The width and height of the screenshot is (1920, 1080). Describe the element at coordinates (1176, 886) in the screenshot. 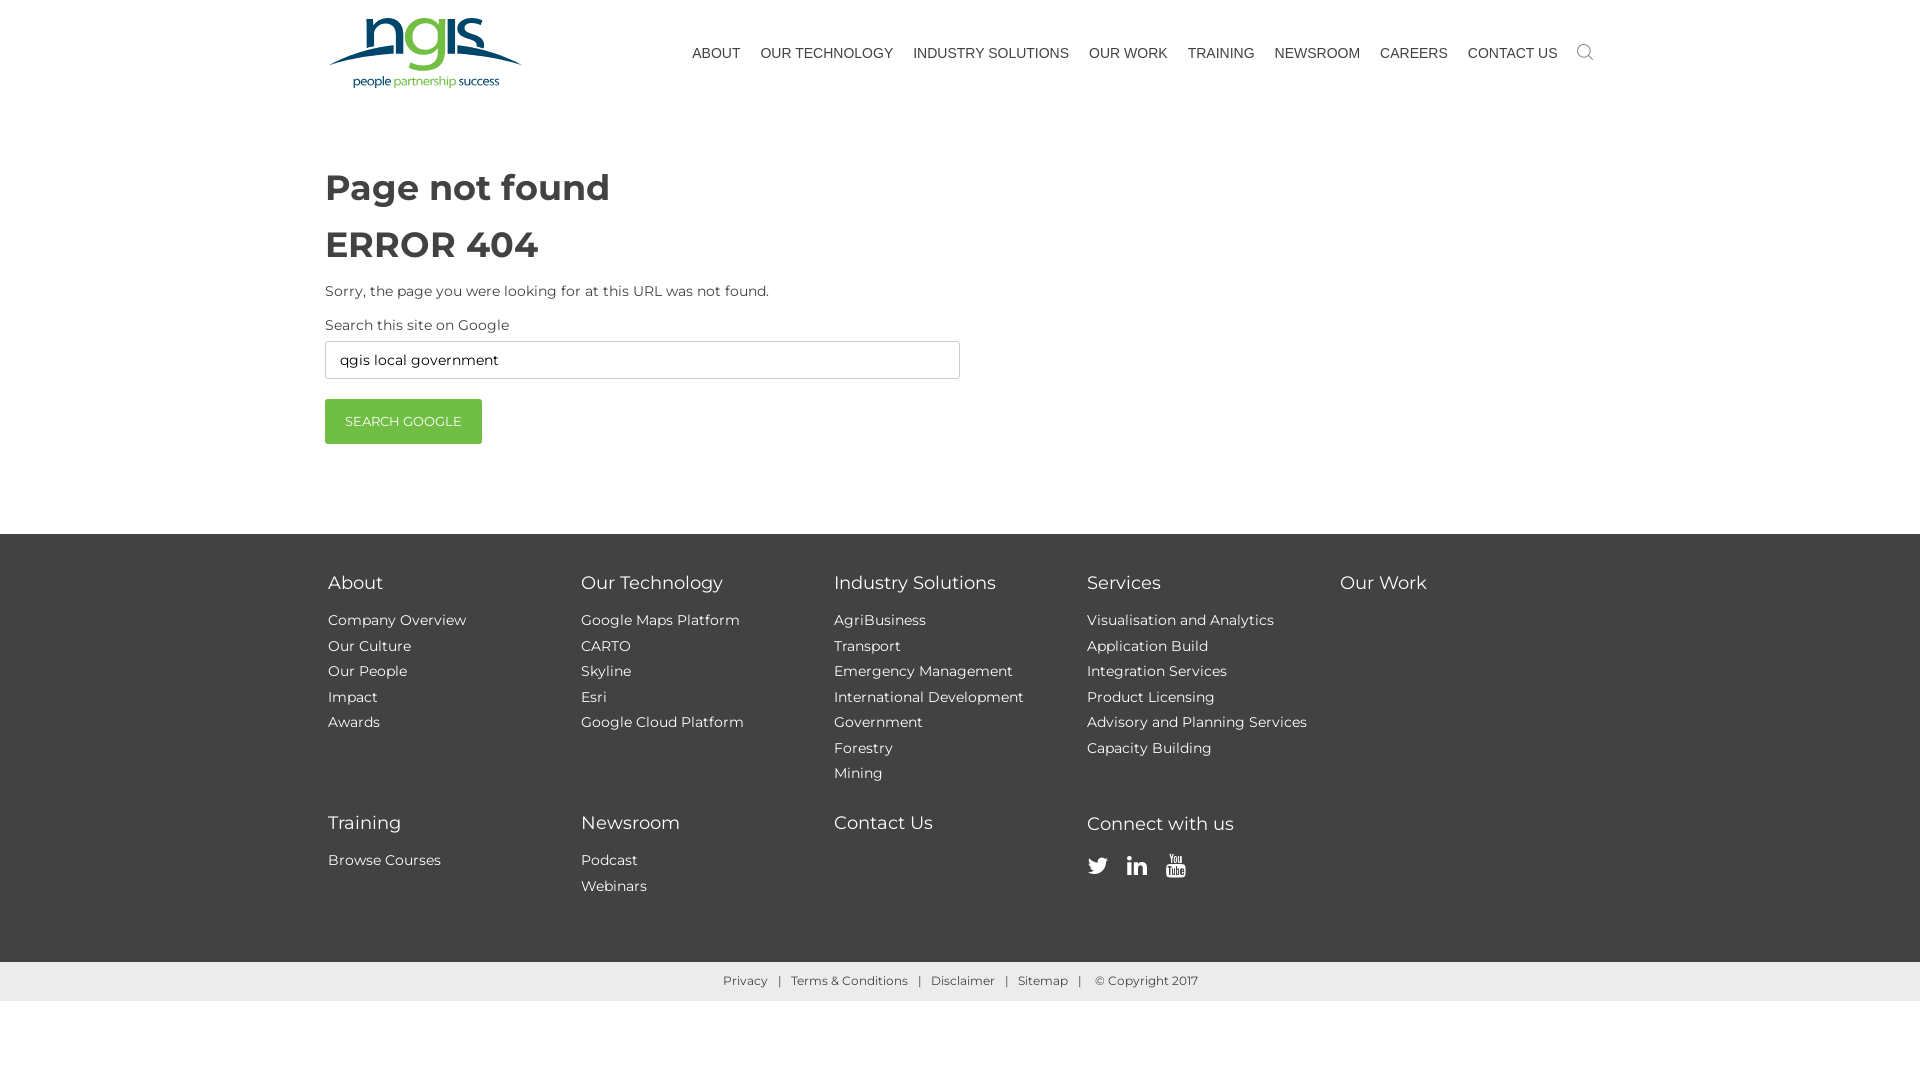

I see `'YouTube'` at that location.